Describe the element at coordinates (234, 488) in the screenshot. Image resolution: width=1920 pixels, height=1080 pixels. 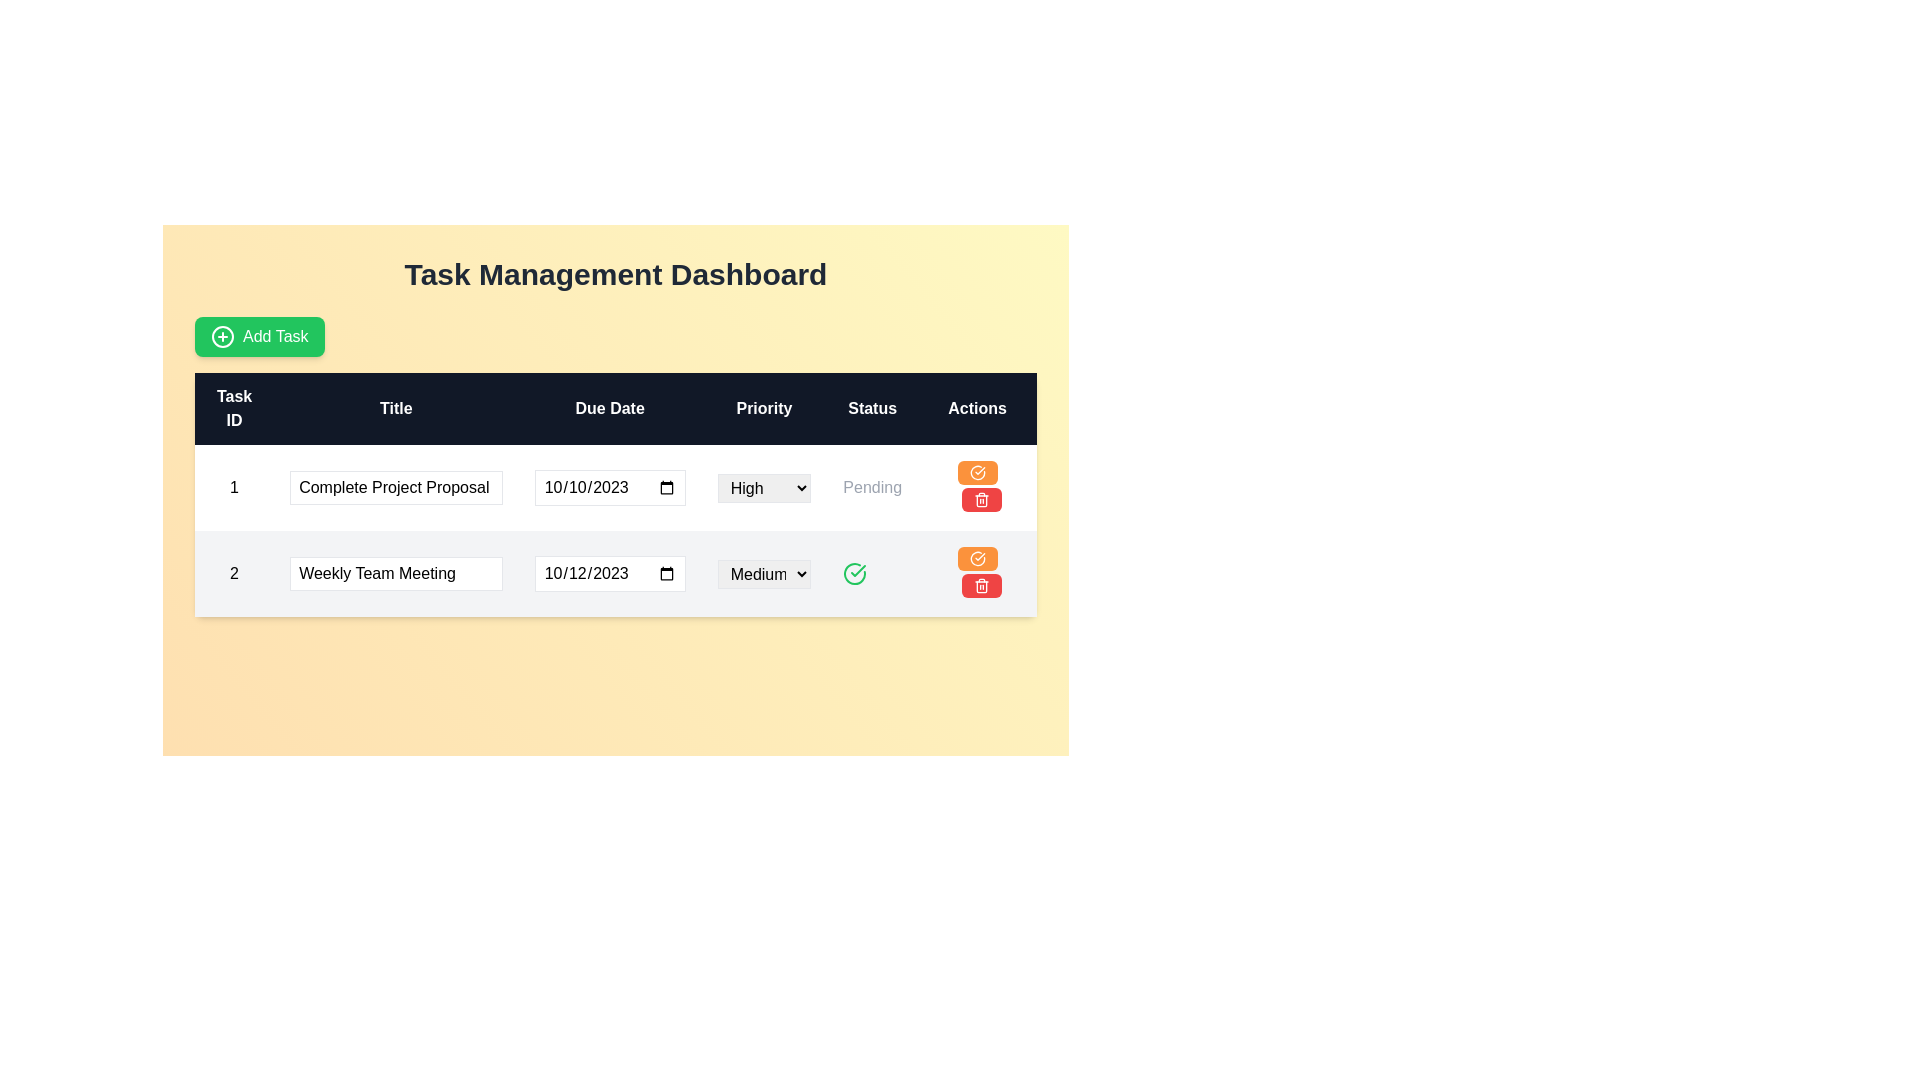
I see `the Text Label that identifies the task's ID in the first column of the first data row of the task list table` at that location.